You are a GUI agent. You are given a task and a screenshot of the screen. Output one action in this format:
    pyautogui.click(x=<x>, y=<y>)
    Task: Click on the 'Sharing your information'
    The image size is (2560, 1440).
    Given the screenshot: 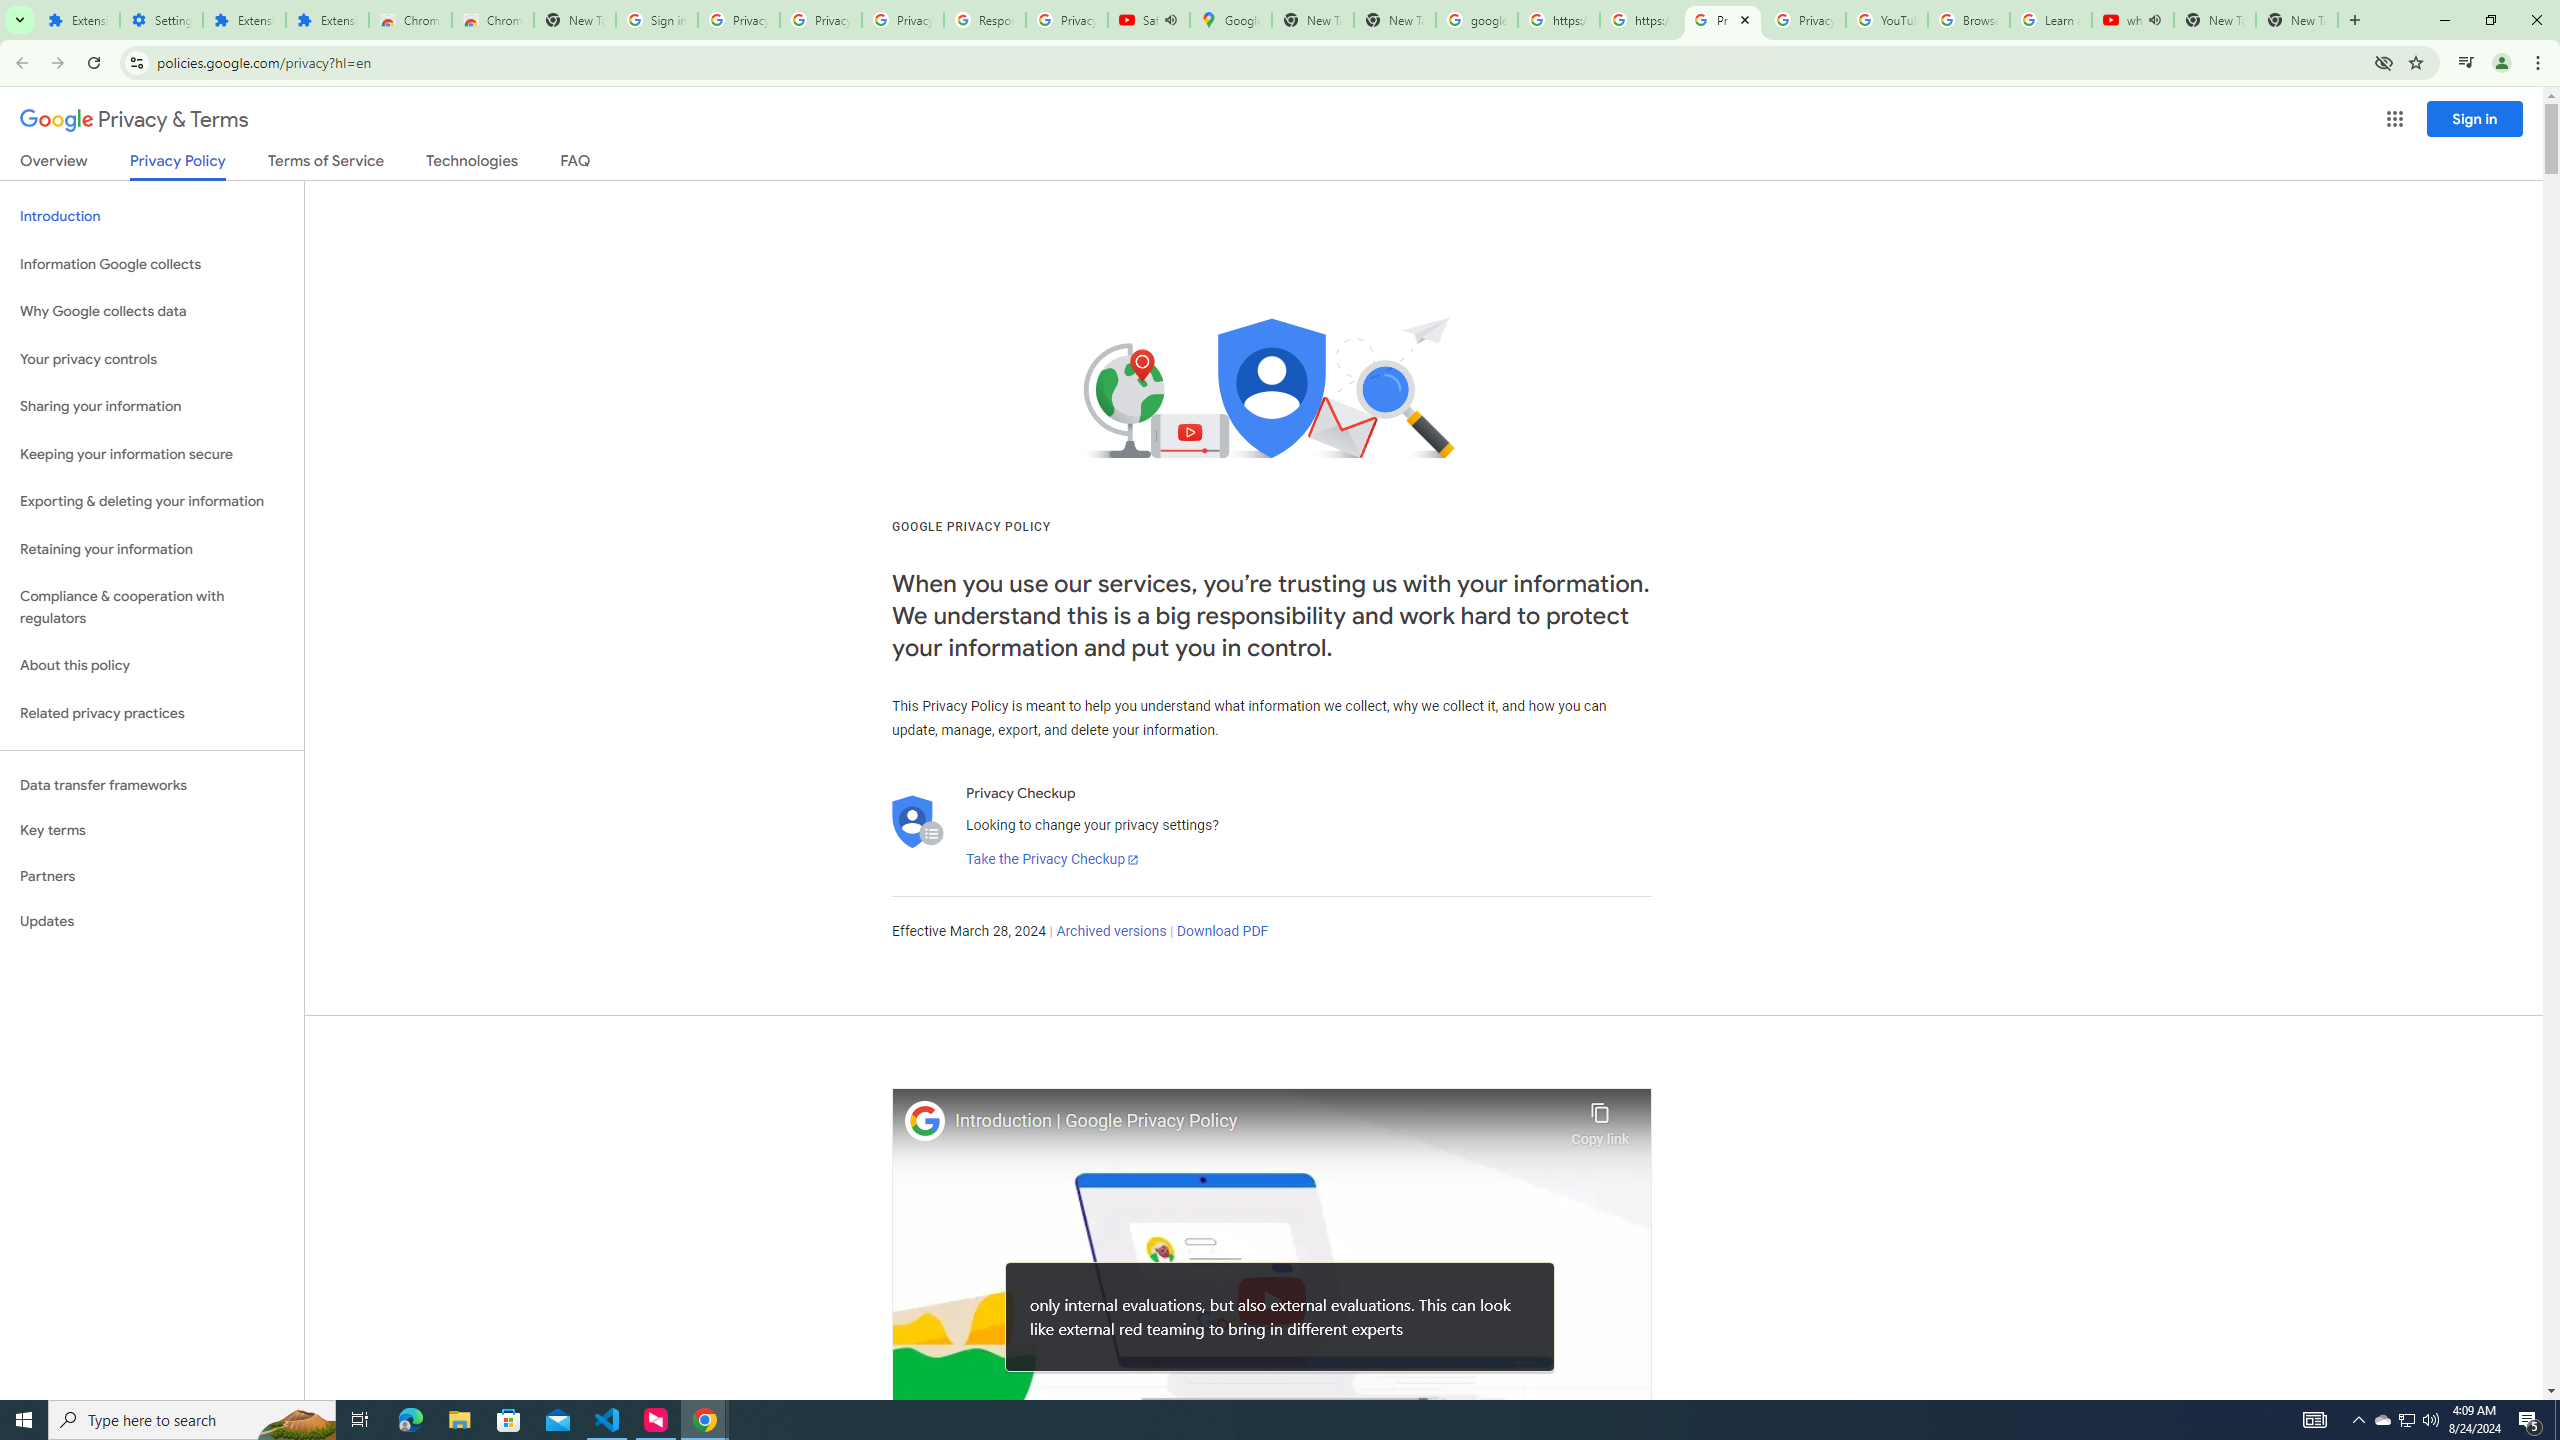 What is the action you would take?
    pyautogui.click(x=151, y=405)
    